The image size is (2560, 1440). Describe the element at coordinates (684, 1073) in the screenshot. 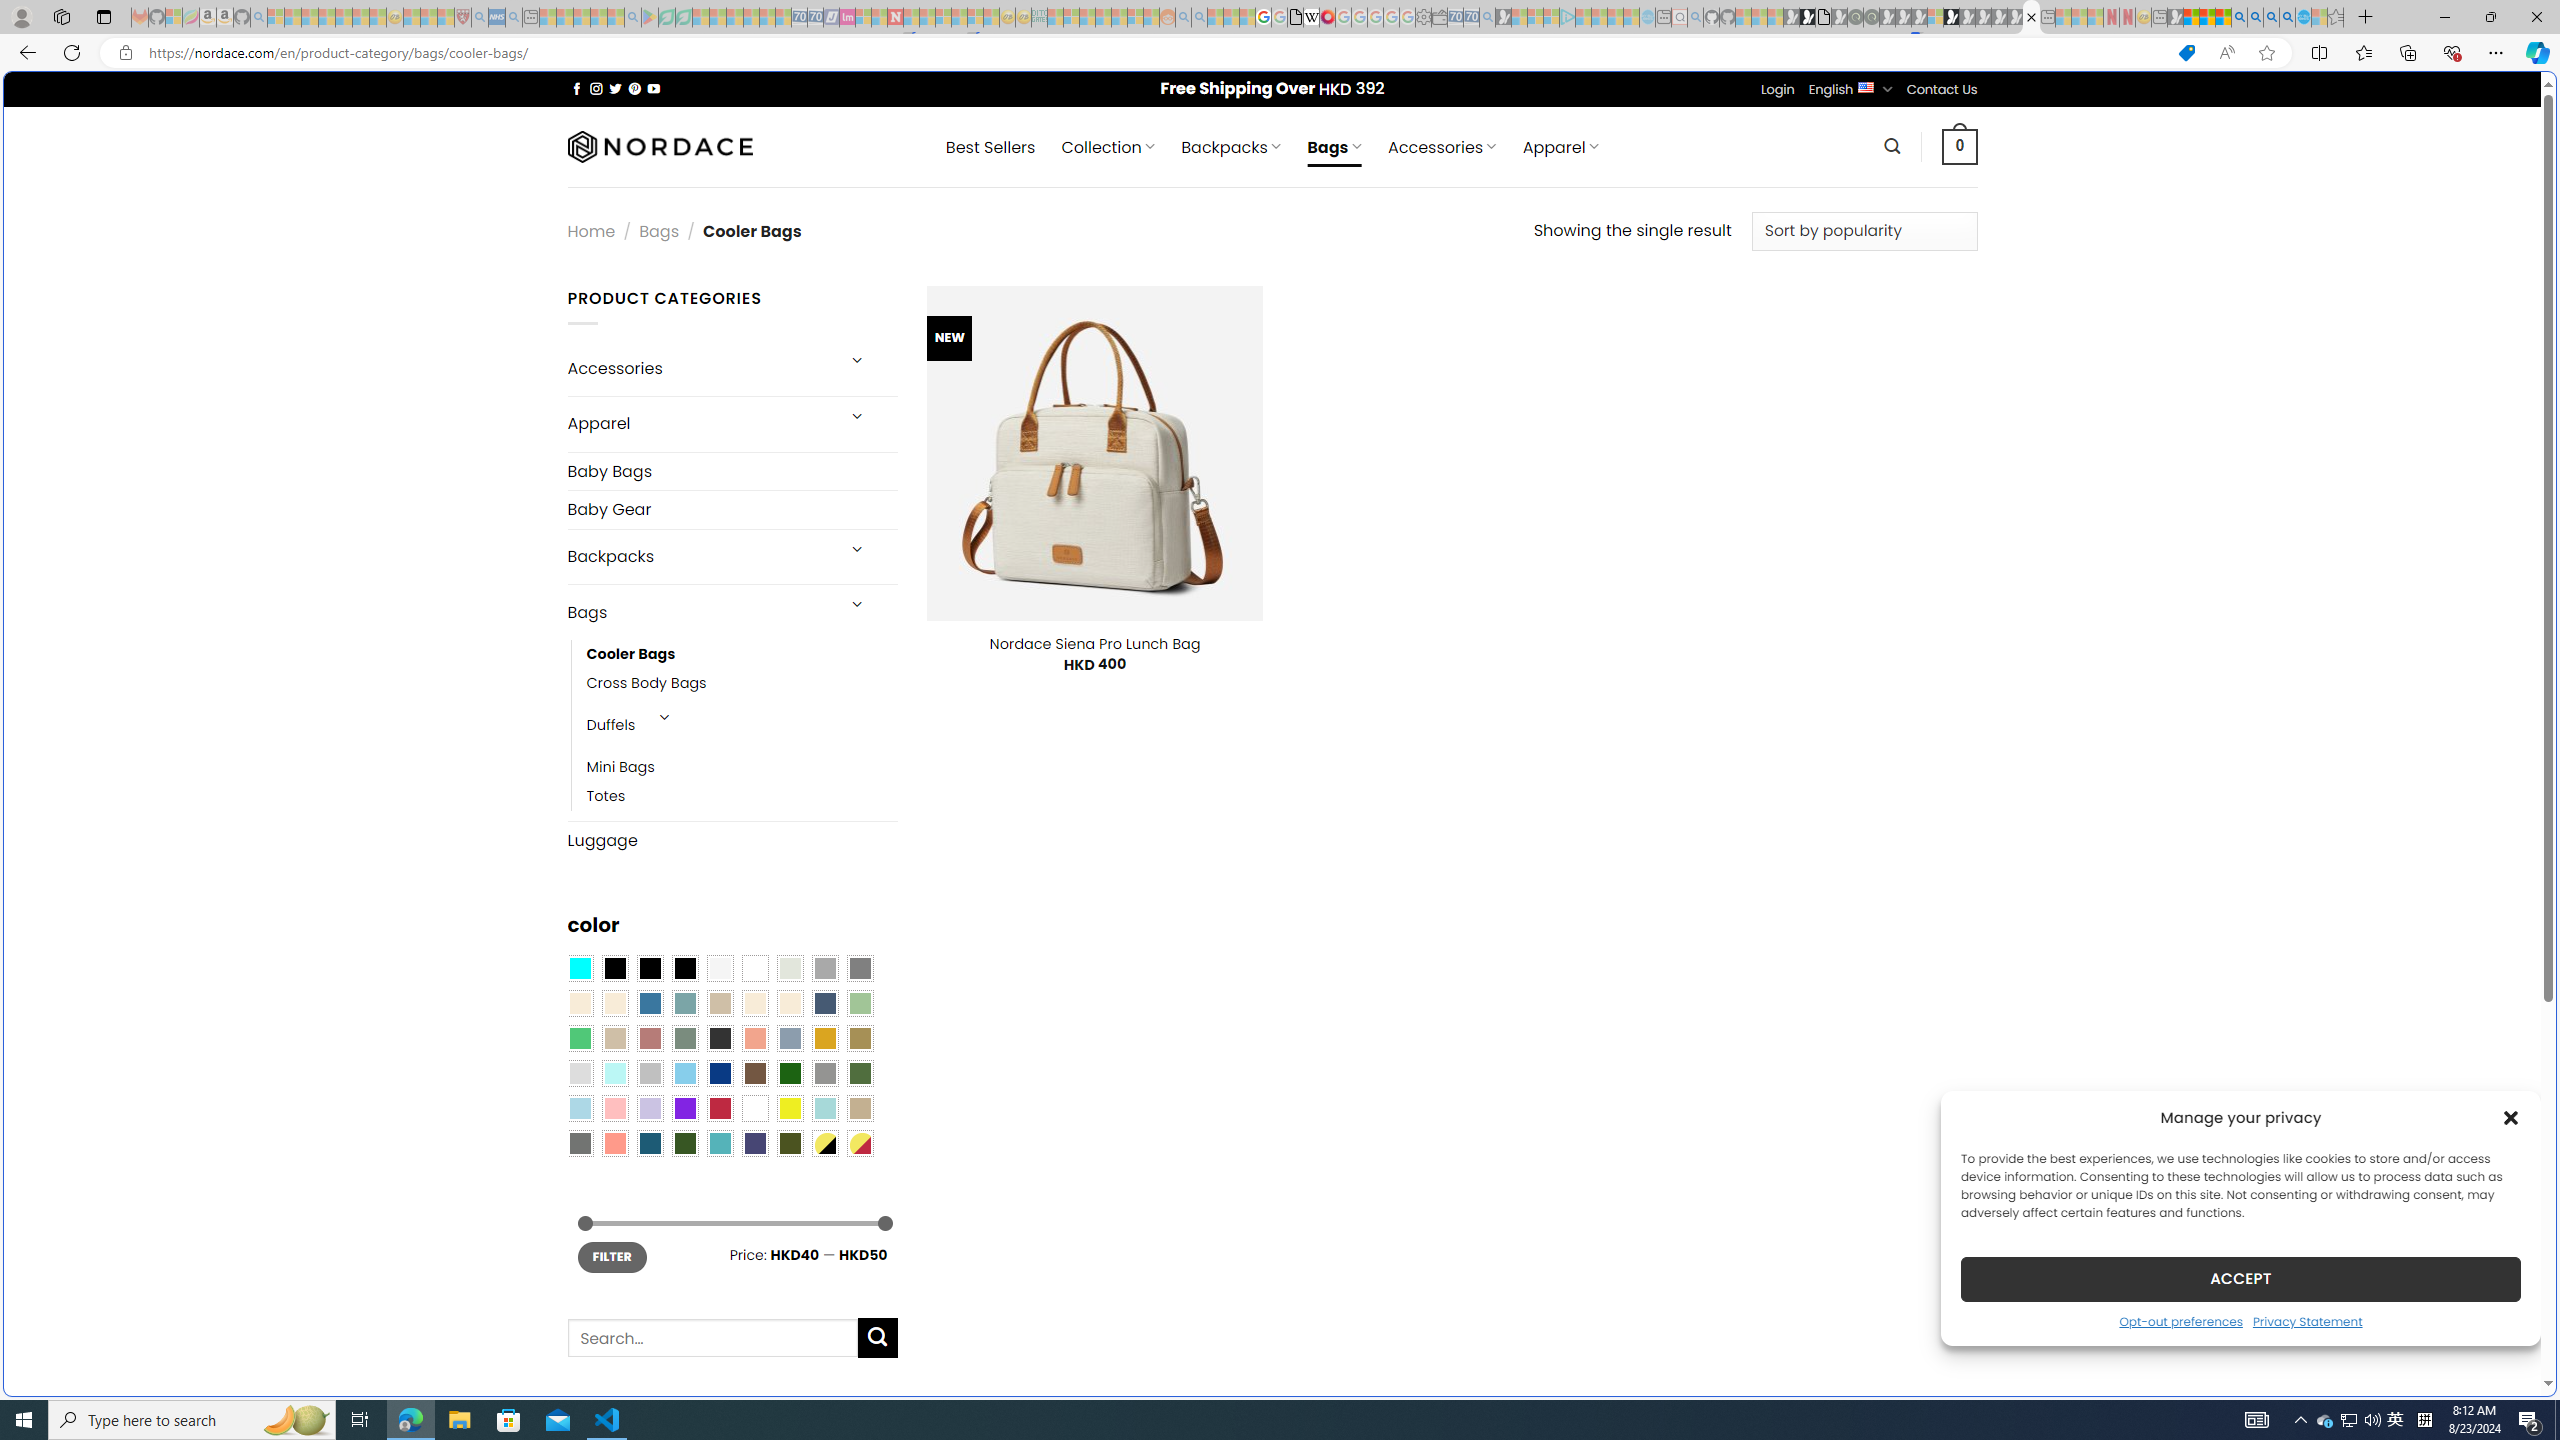

I see `'Sky Blue'` at that location.